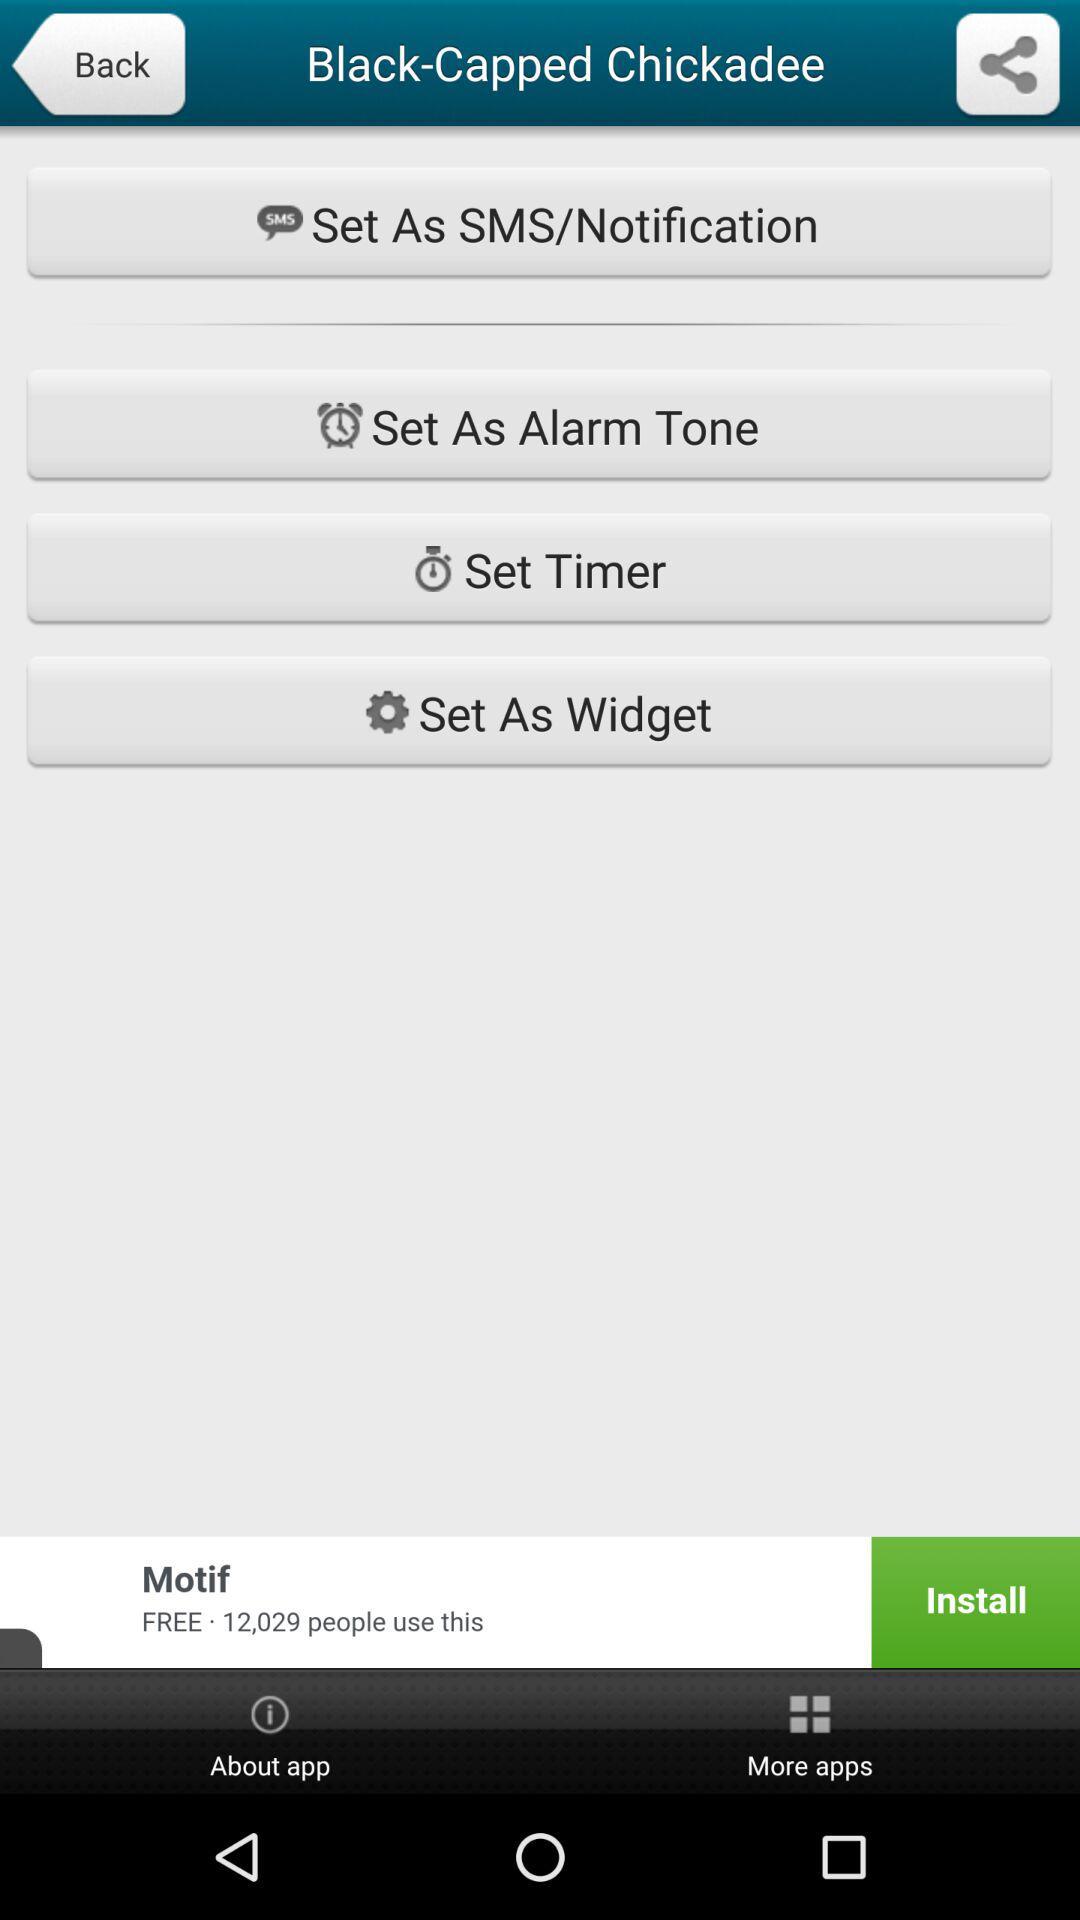  Describe the element at coordinates (810, 1732) in the screenshot. I see `the button to the right of the about app icon` at that location.